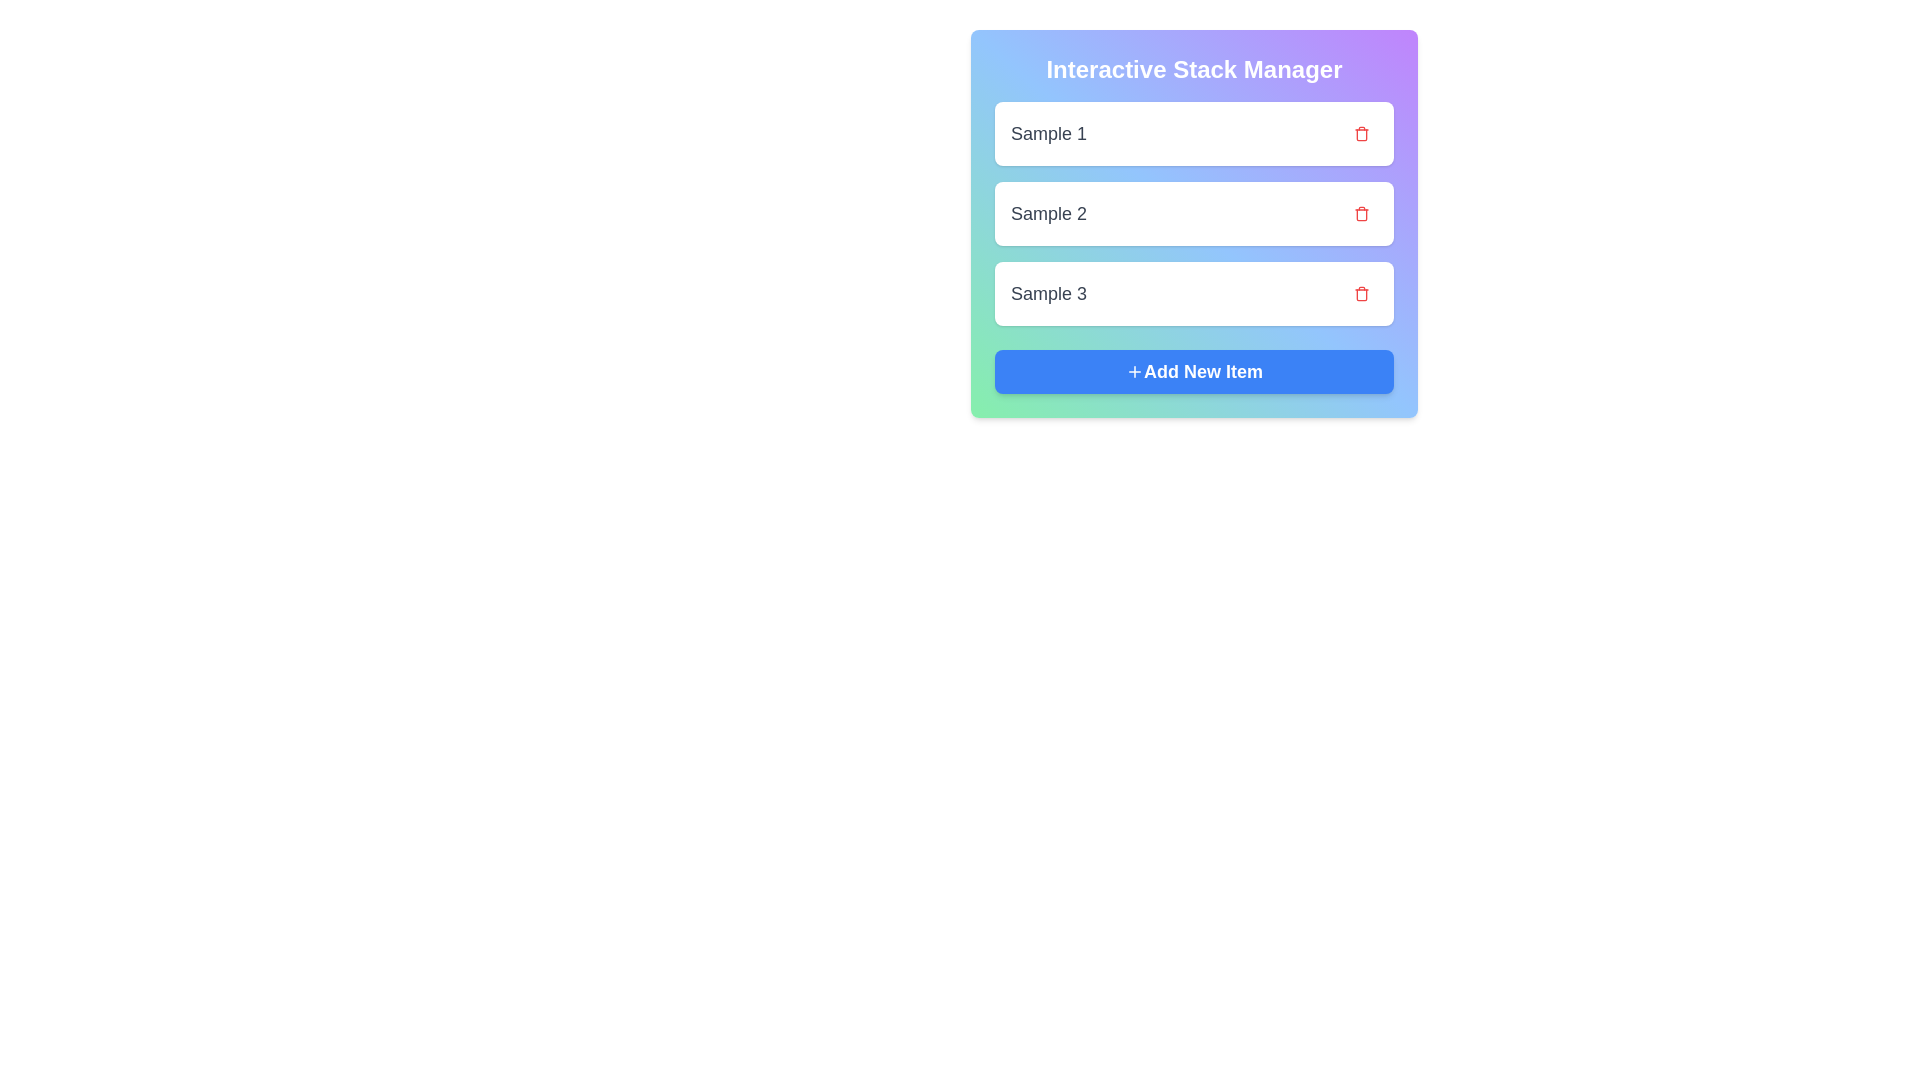 The height and width of the screenshot is (1080, 1920). What do you see at coordinates (1361, 134) in the screenshot?
I see `the trash can icon button, which is red and positioned to the right of the 'Sample 2' text input field` at bounding box center [1361, 134].